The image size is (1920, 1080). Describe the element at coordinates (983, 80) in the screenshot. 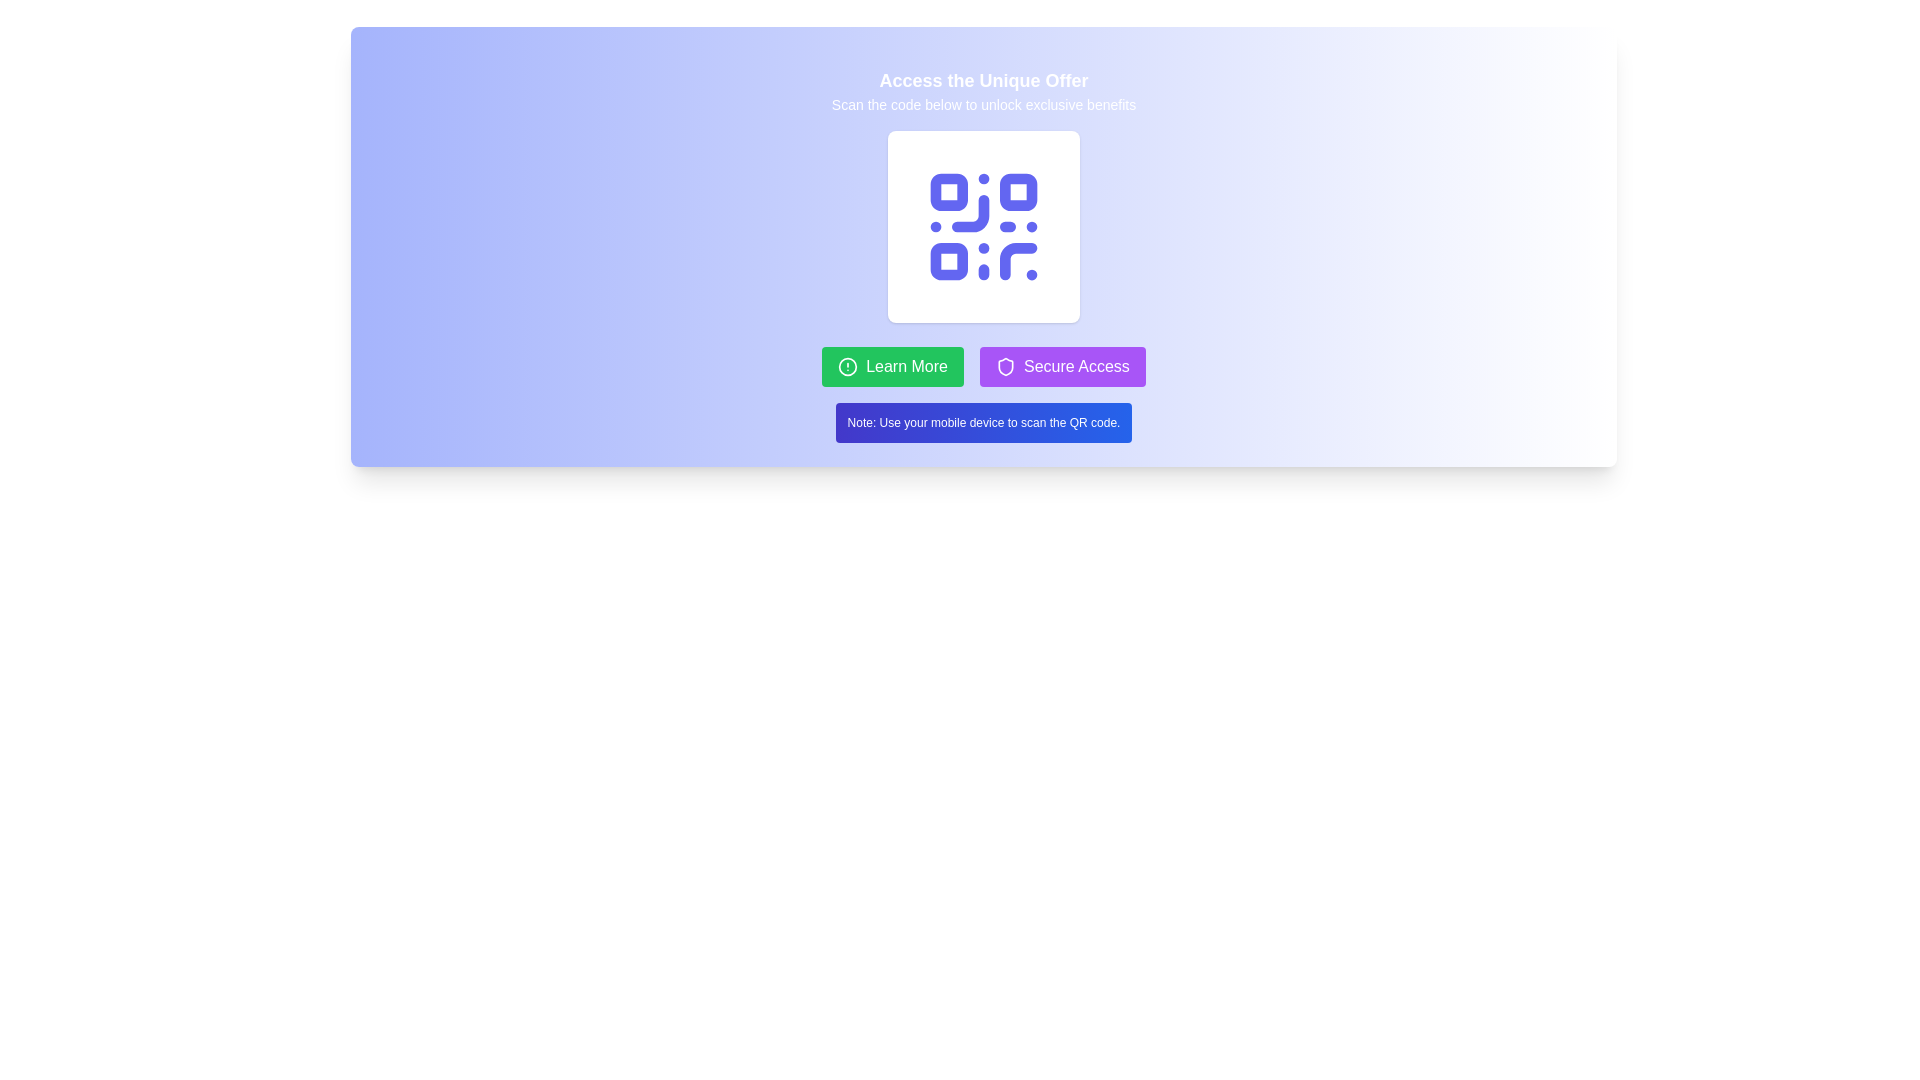

I see `the text label that reads 'Access the Unique Offer', which is prominently displayed in bold white font at the top of the interface` at that location.